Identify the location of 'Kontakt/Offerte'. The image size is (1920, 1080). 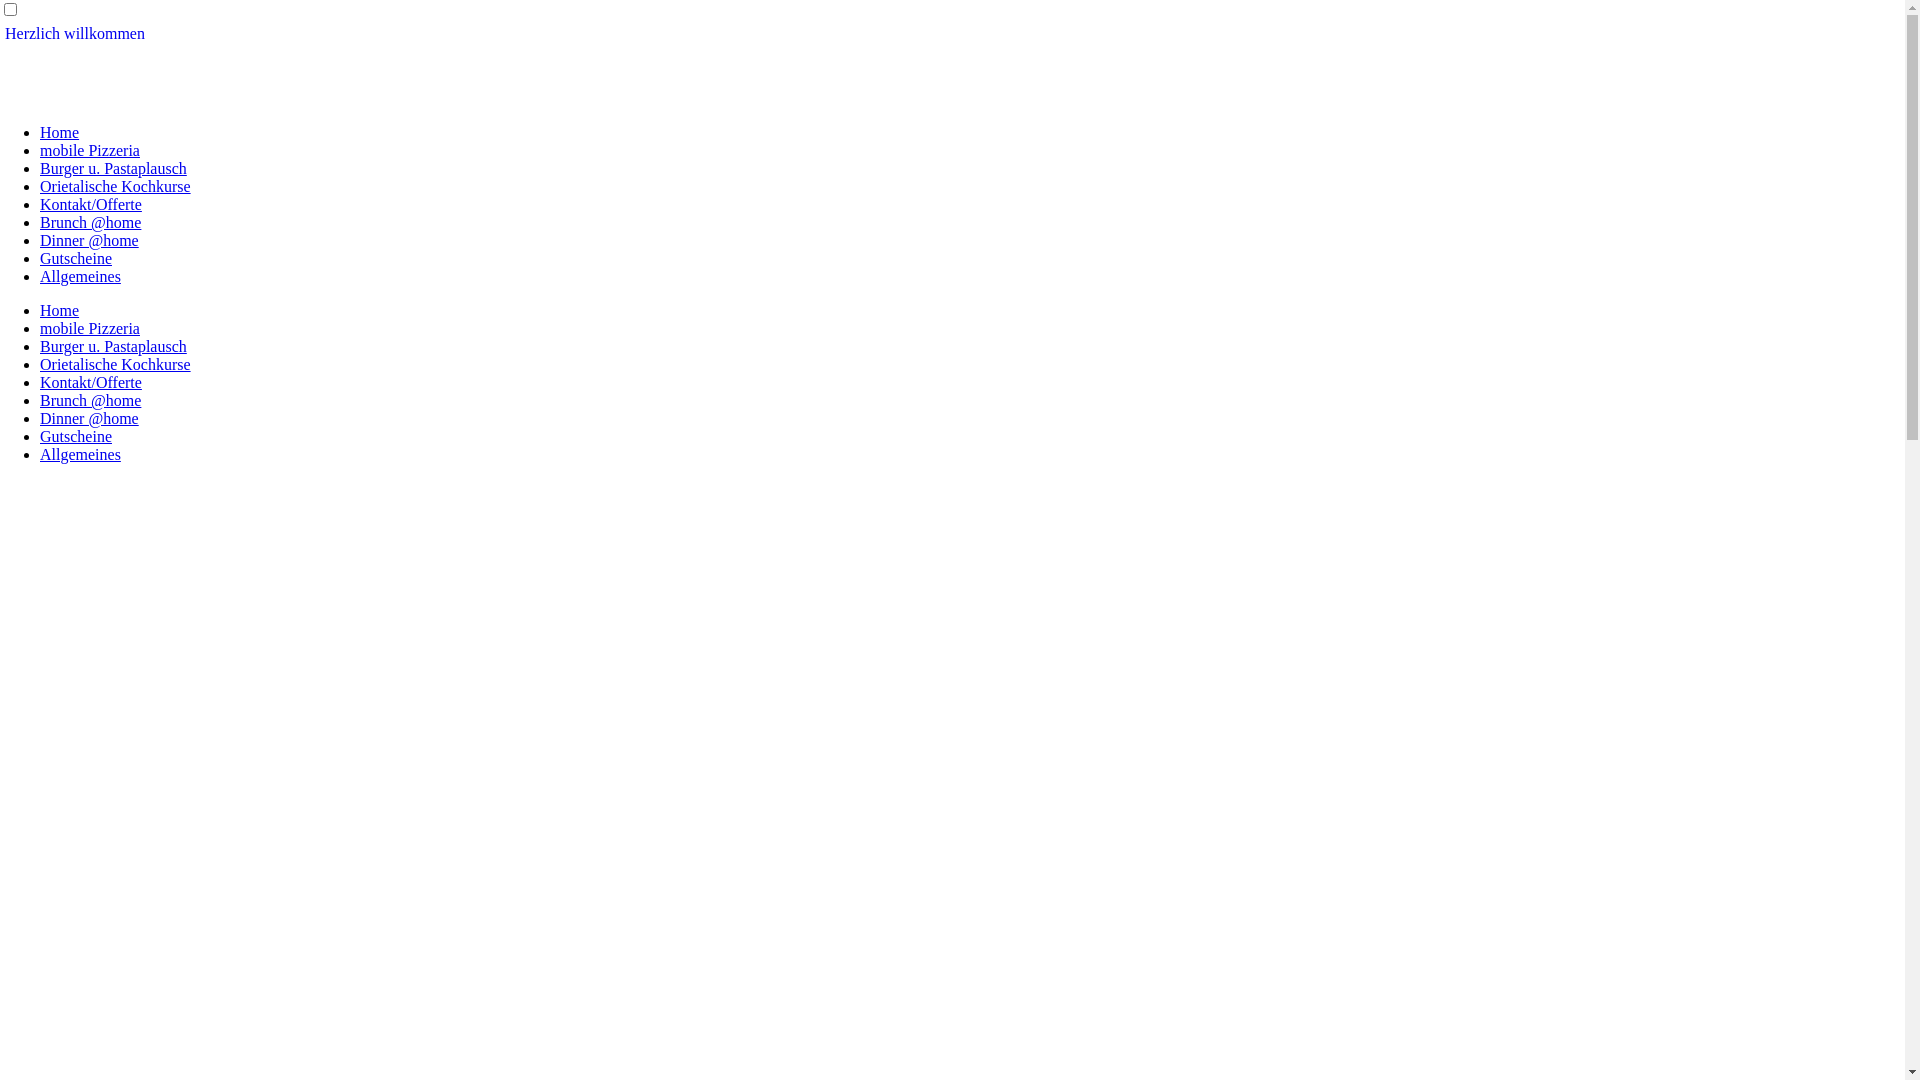
(90, 382).